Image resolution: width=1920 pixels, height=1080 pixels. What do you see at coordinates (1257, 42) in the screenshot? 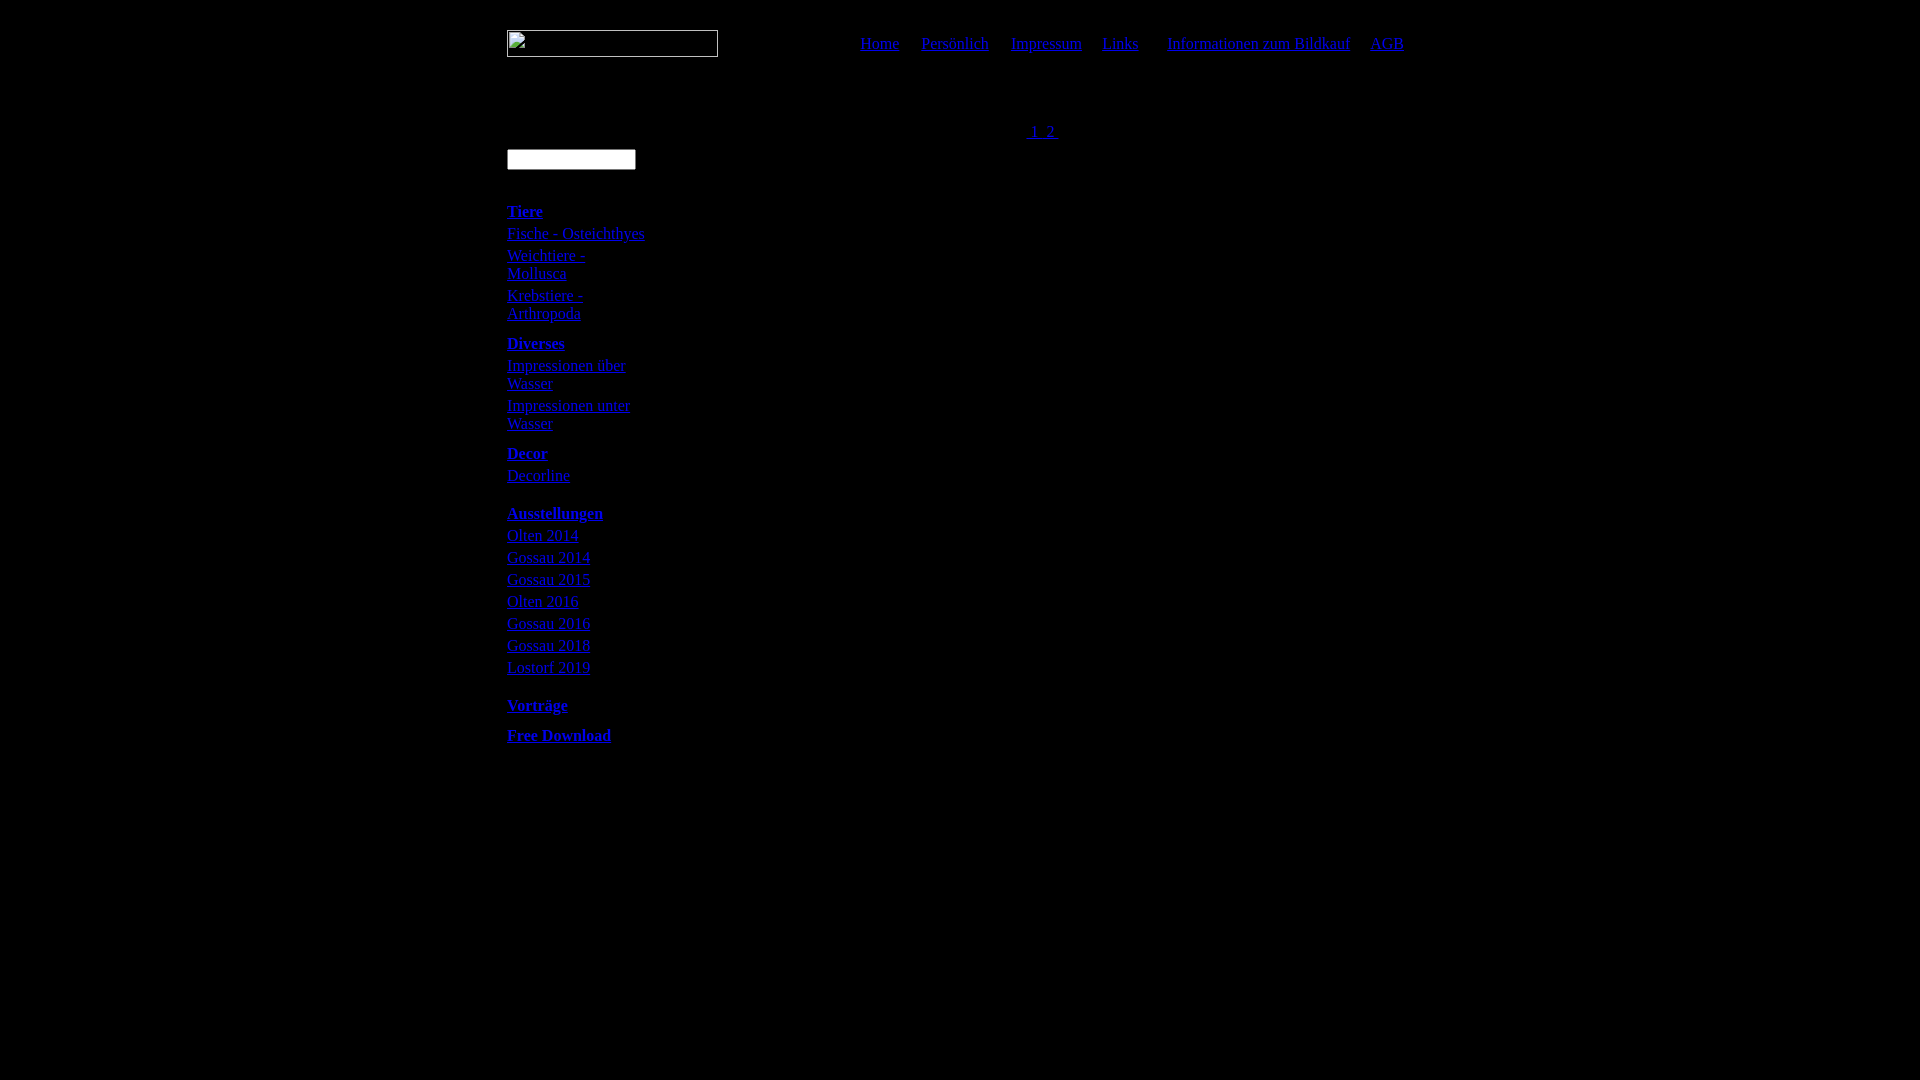
I see `'Informationen zum Bildkauf'` at bounding box center [1257, 42].